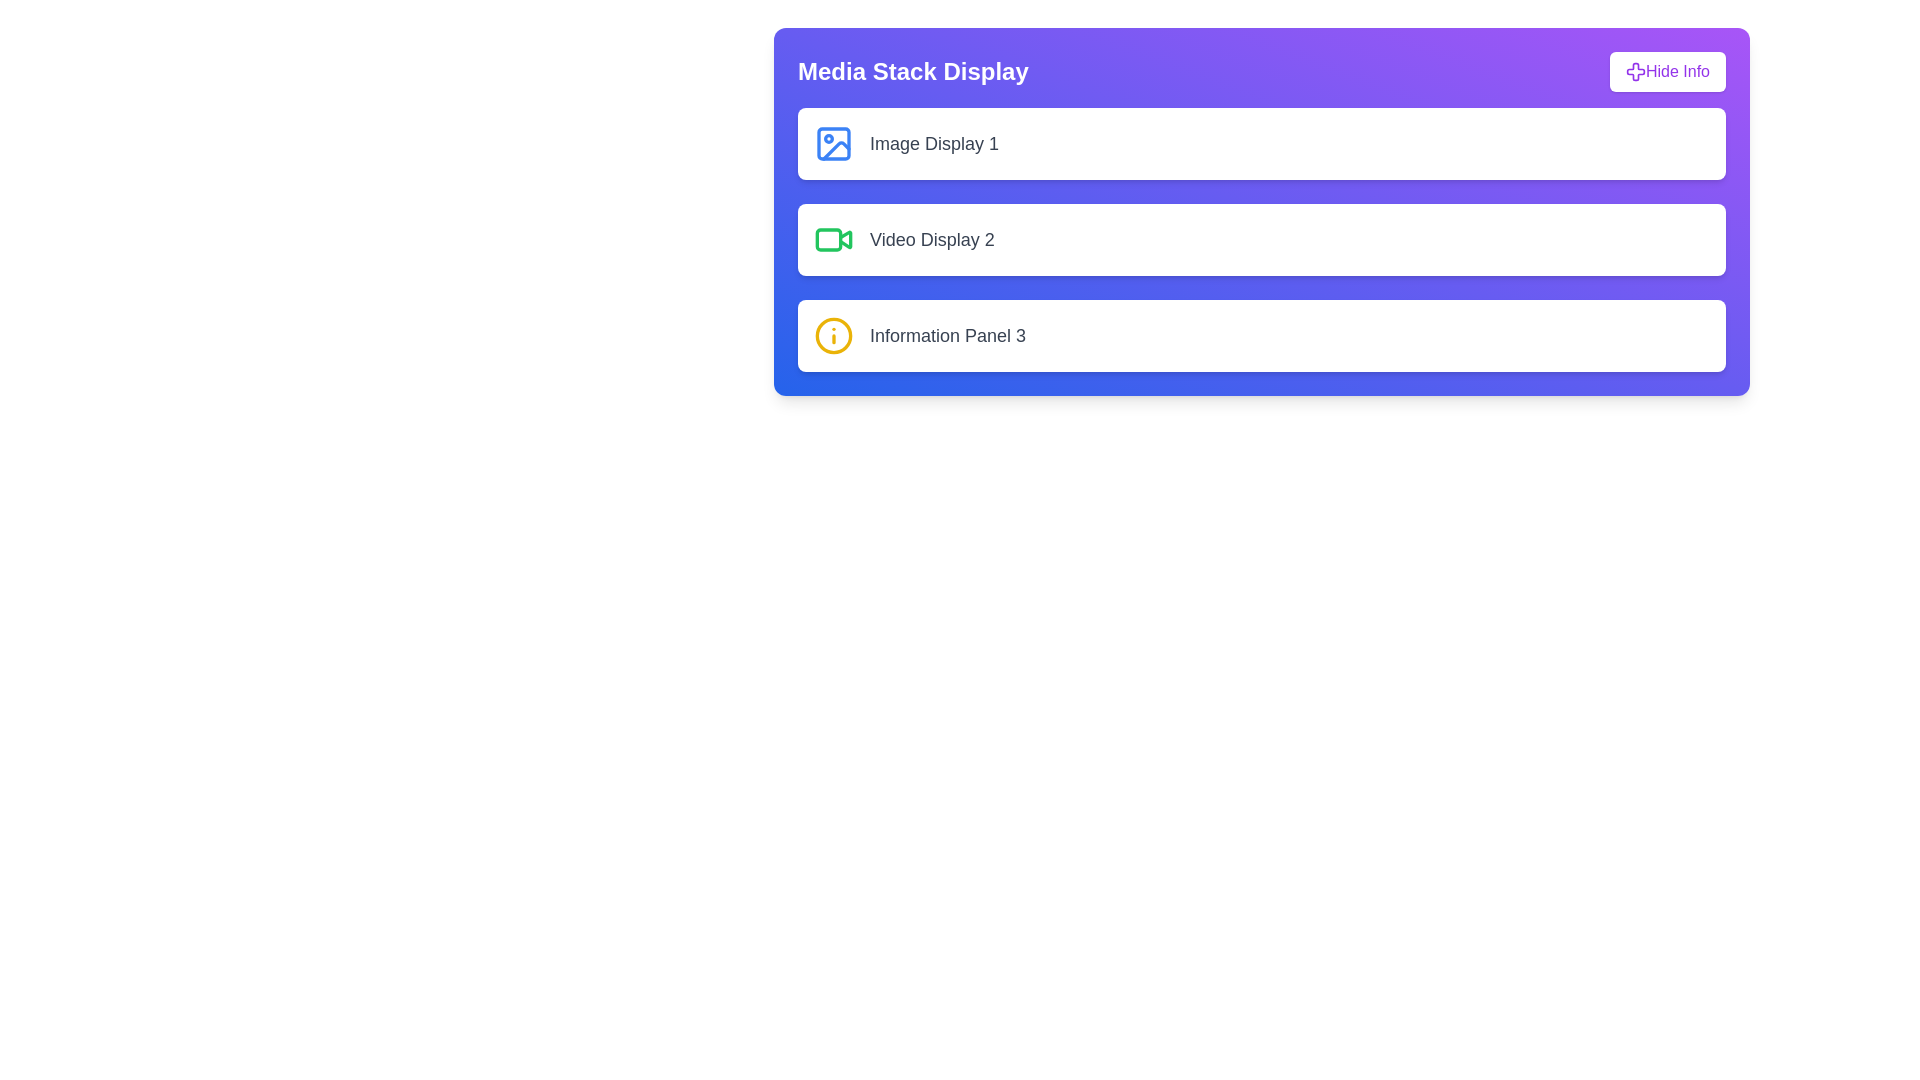 This screenshot has height=1080, width=1920. Describe the element at coordinates (931, 238) in the screenshot. I see `text label titled 'Video Display 2', which is located in the second row of a vertically stacked list inside a card, positioned to the right of a video camera icon` at that location.